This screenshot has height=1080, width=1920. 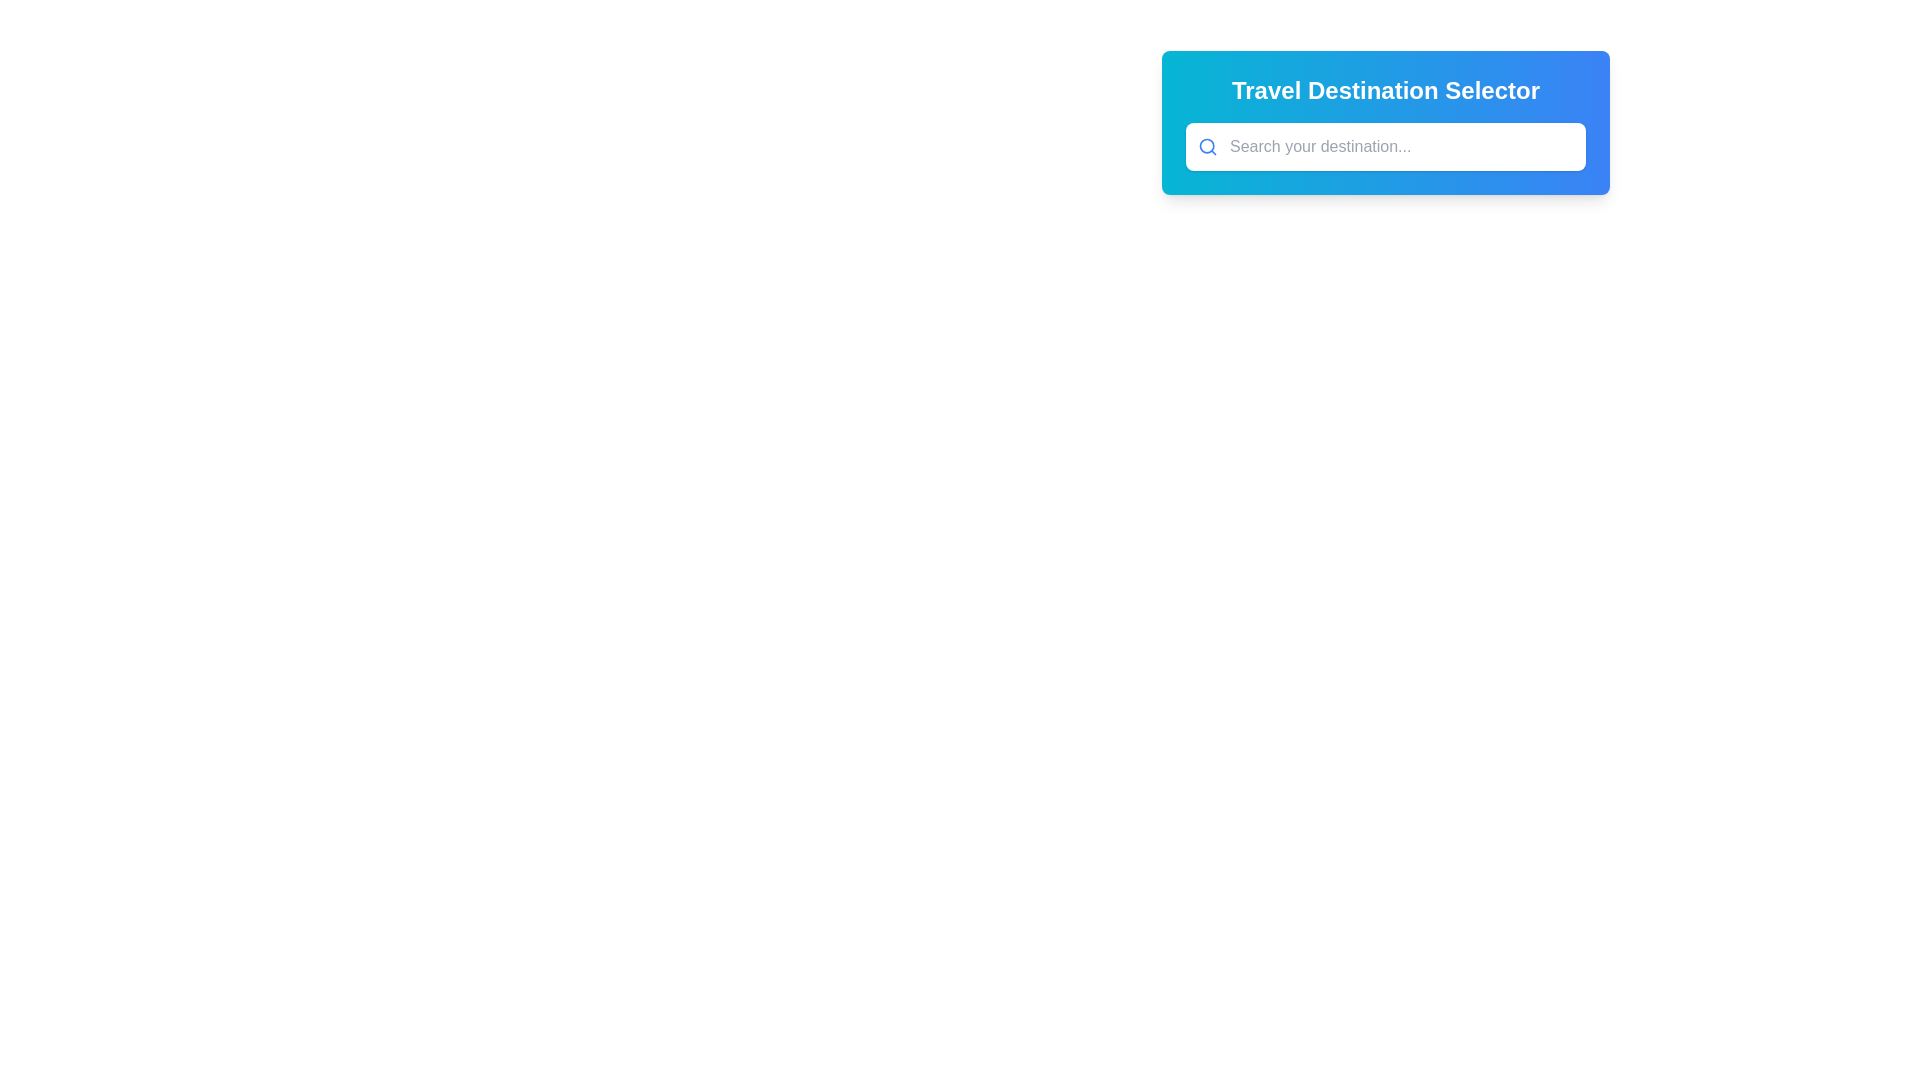 I want to click on the text label reading 'Travel Destination Selector', which is styled in bold, large white font against a gradient cyan to blue background, so click(x=1385, y=91).